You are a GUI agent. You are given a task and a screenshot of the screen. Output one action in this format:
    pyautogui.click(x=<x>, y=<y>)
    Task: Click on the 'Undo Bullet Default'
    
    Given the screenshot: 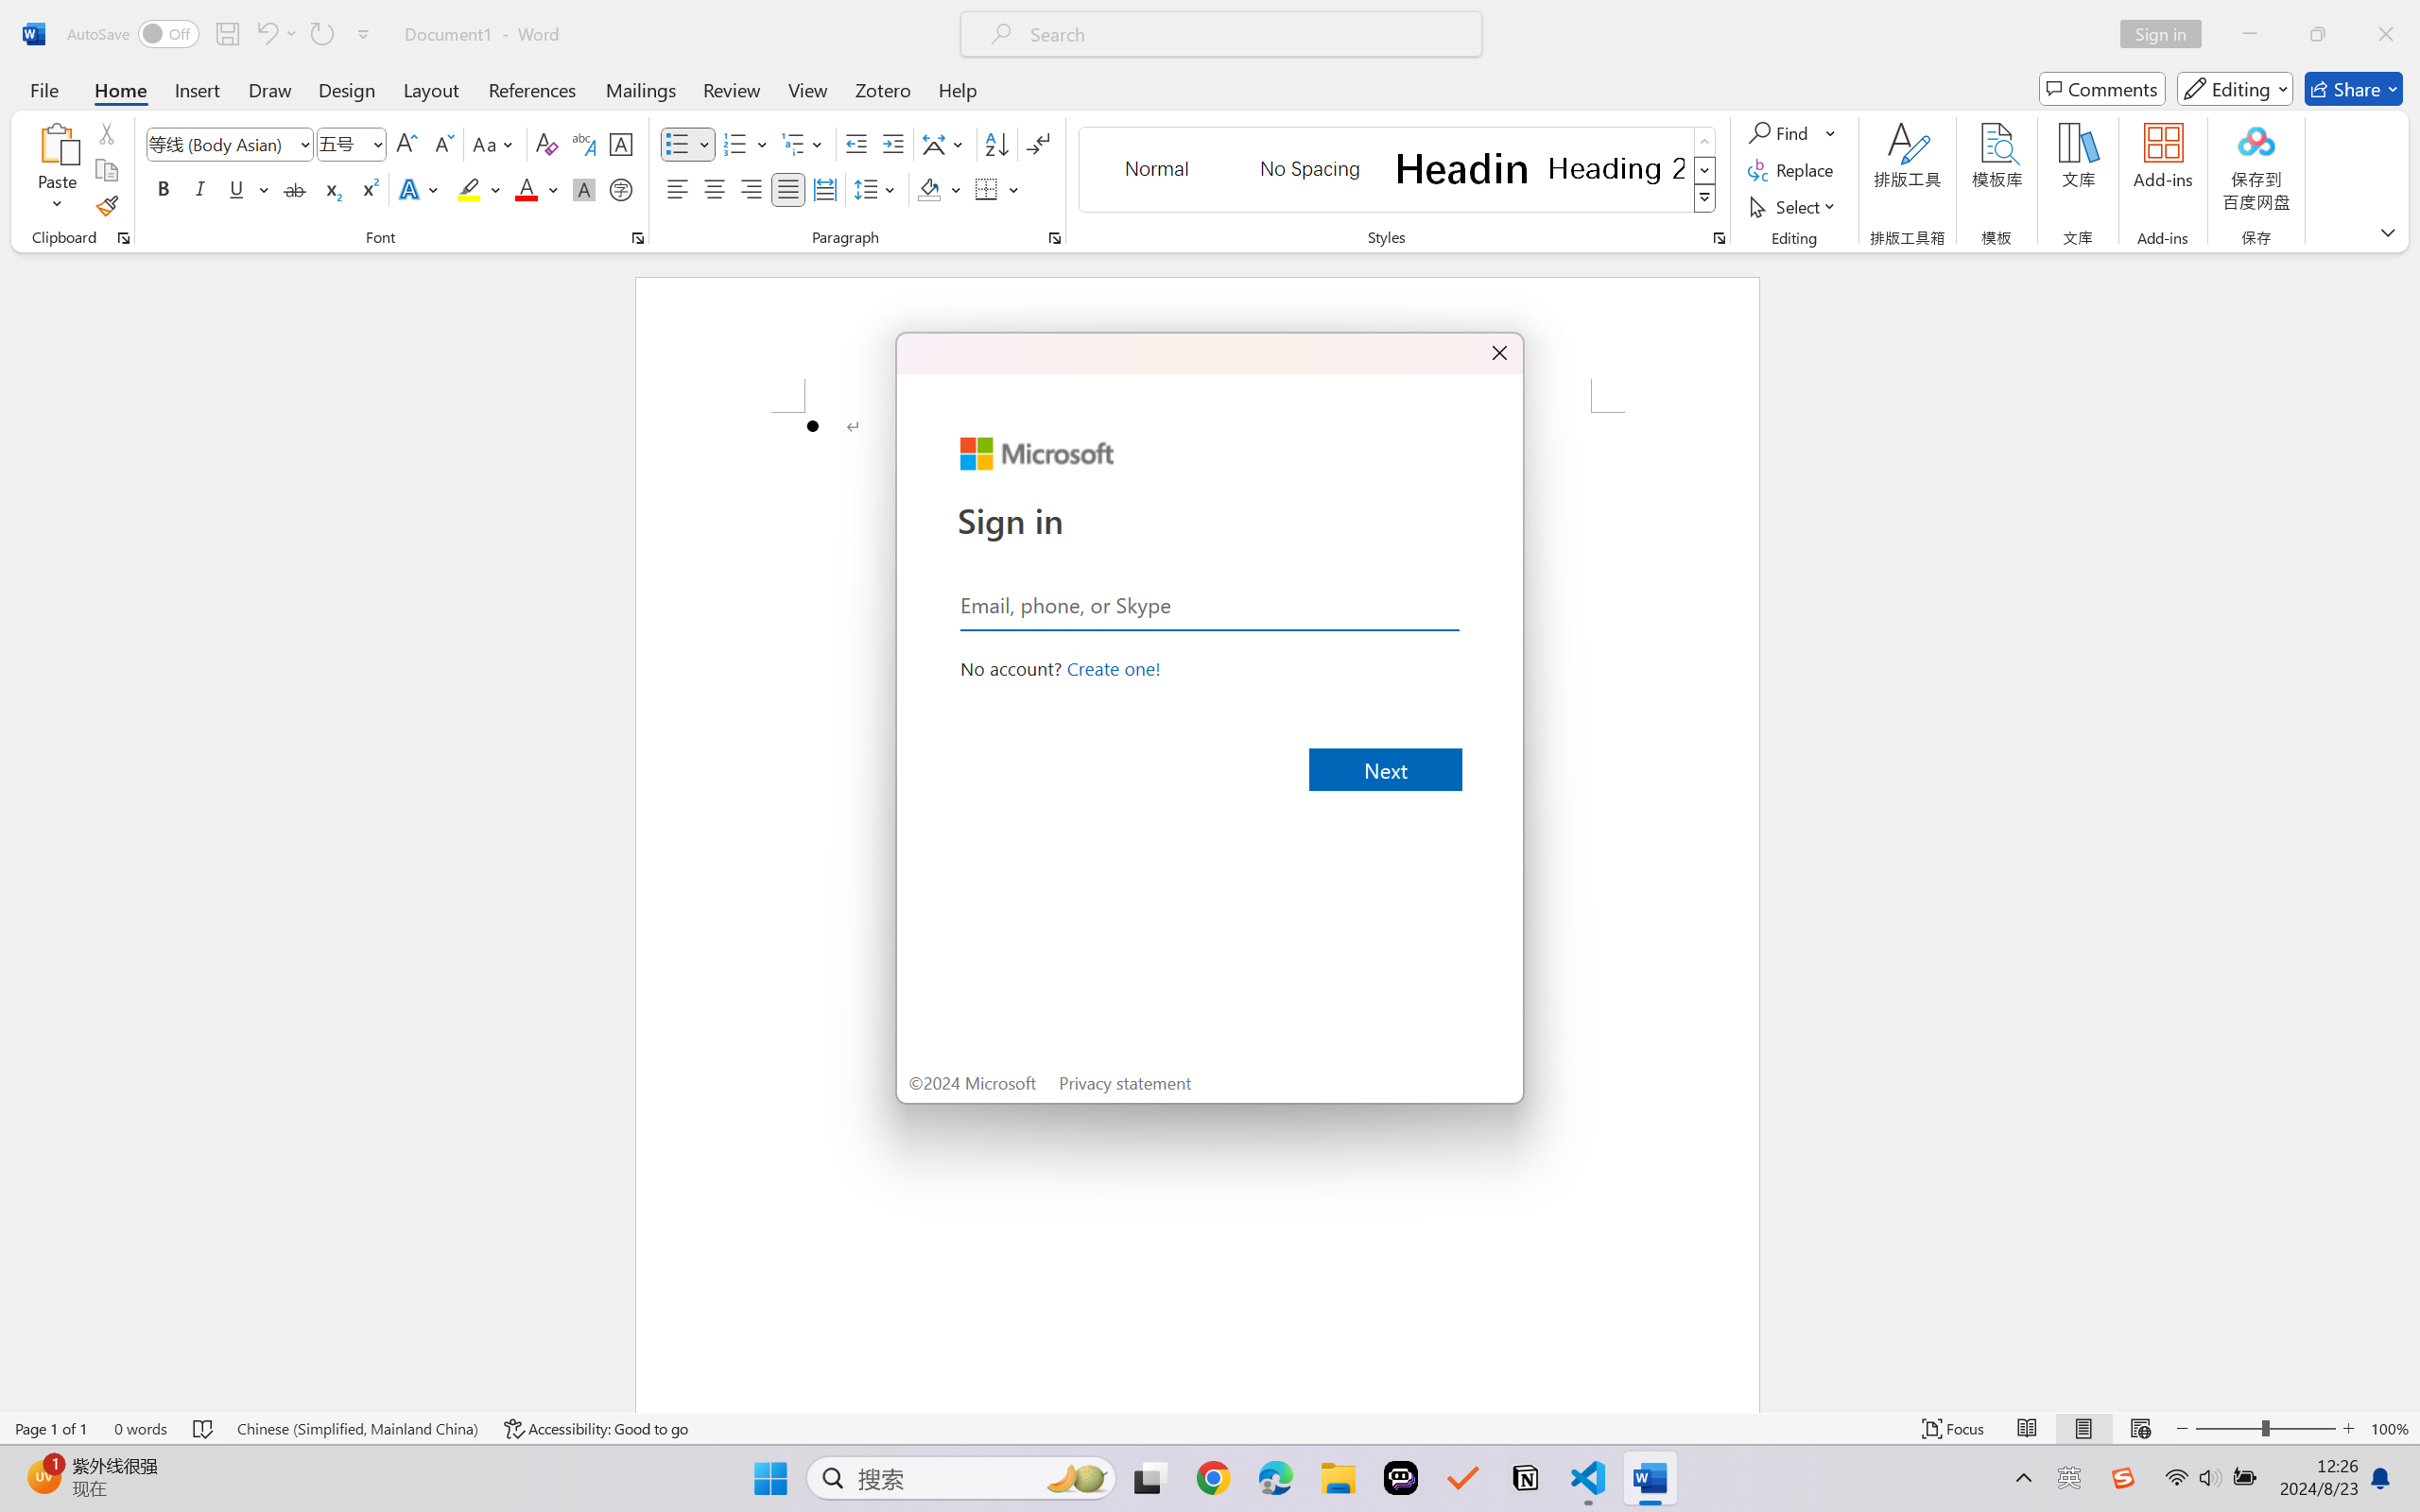 What is the action you would take?
    pyautogui.click(x=265, y=33)
    